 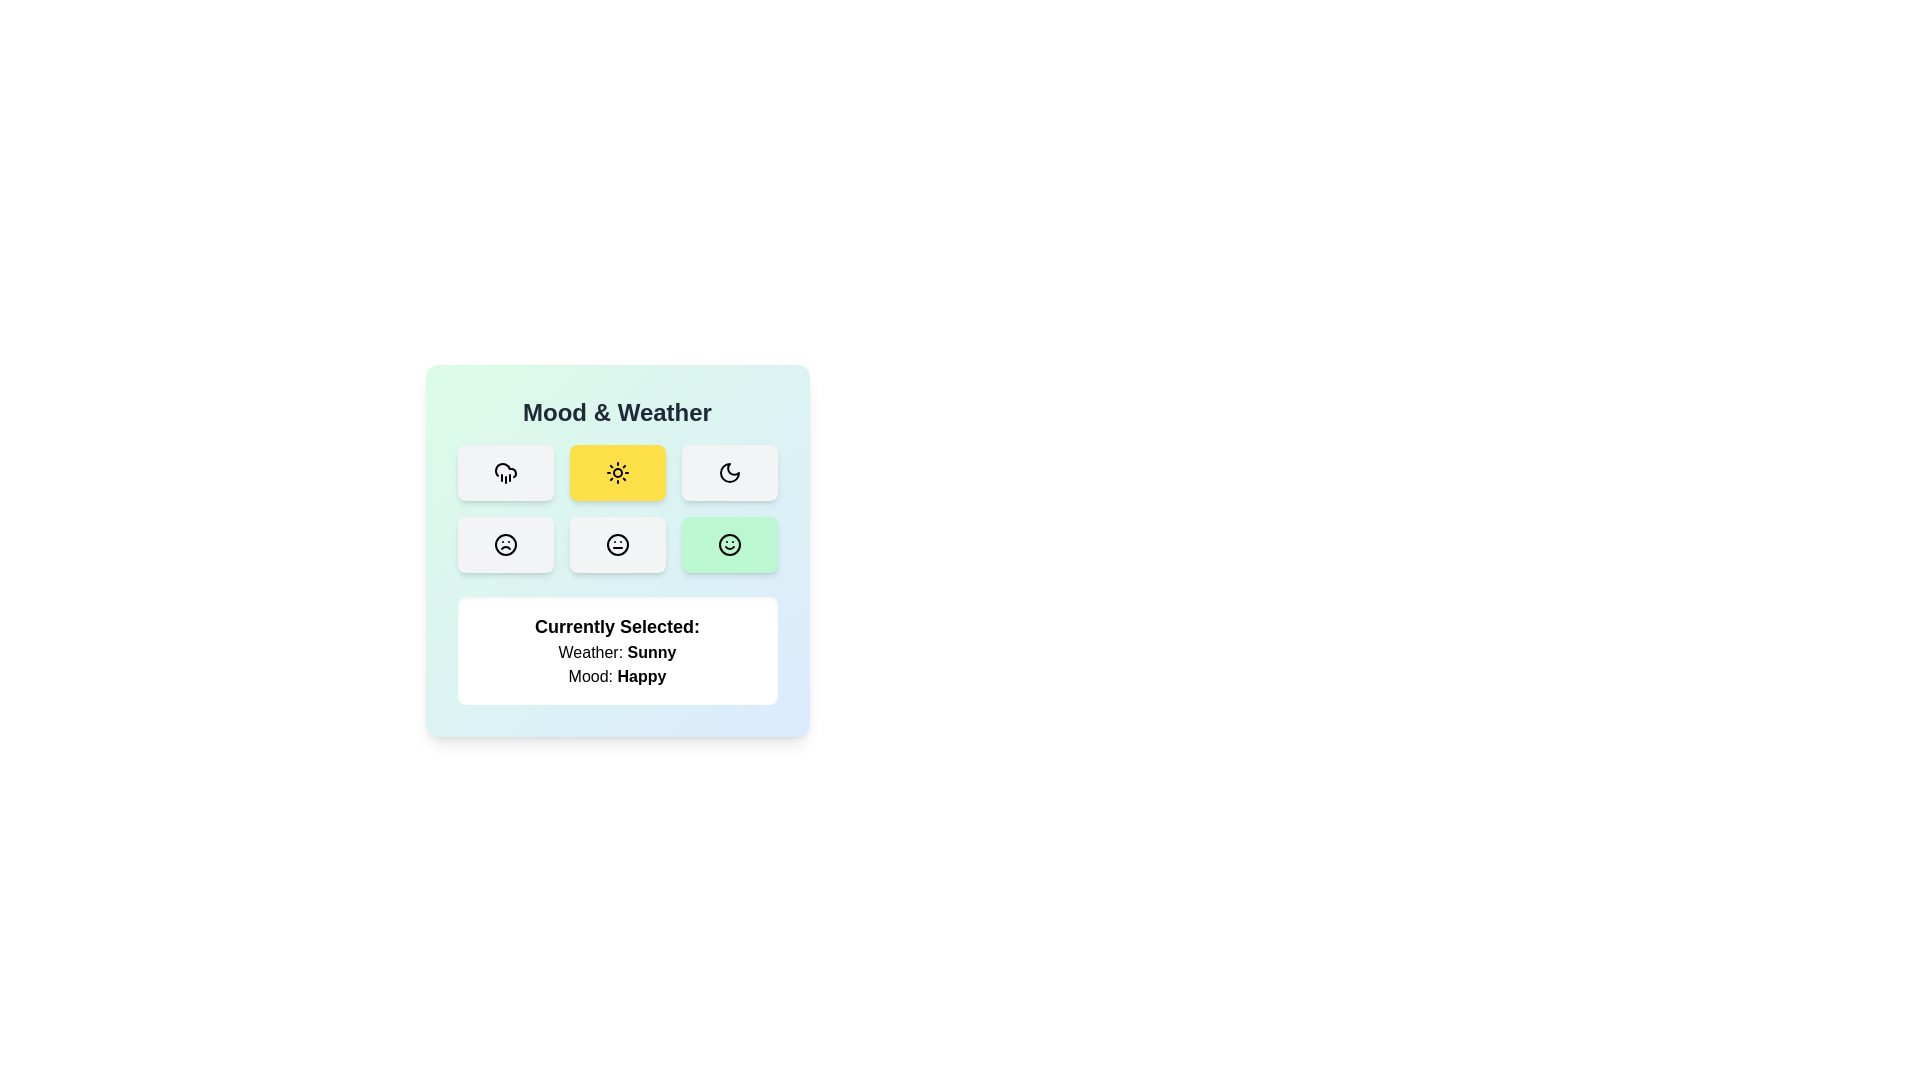 What do you see at coordinates (505, 544) in the screenshot?
I see `the first button in the second row of a 3x2 grid layout` at bounding box center [505, 544].